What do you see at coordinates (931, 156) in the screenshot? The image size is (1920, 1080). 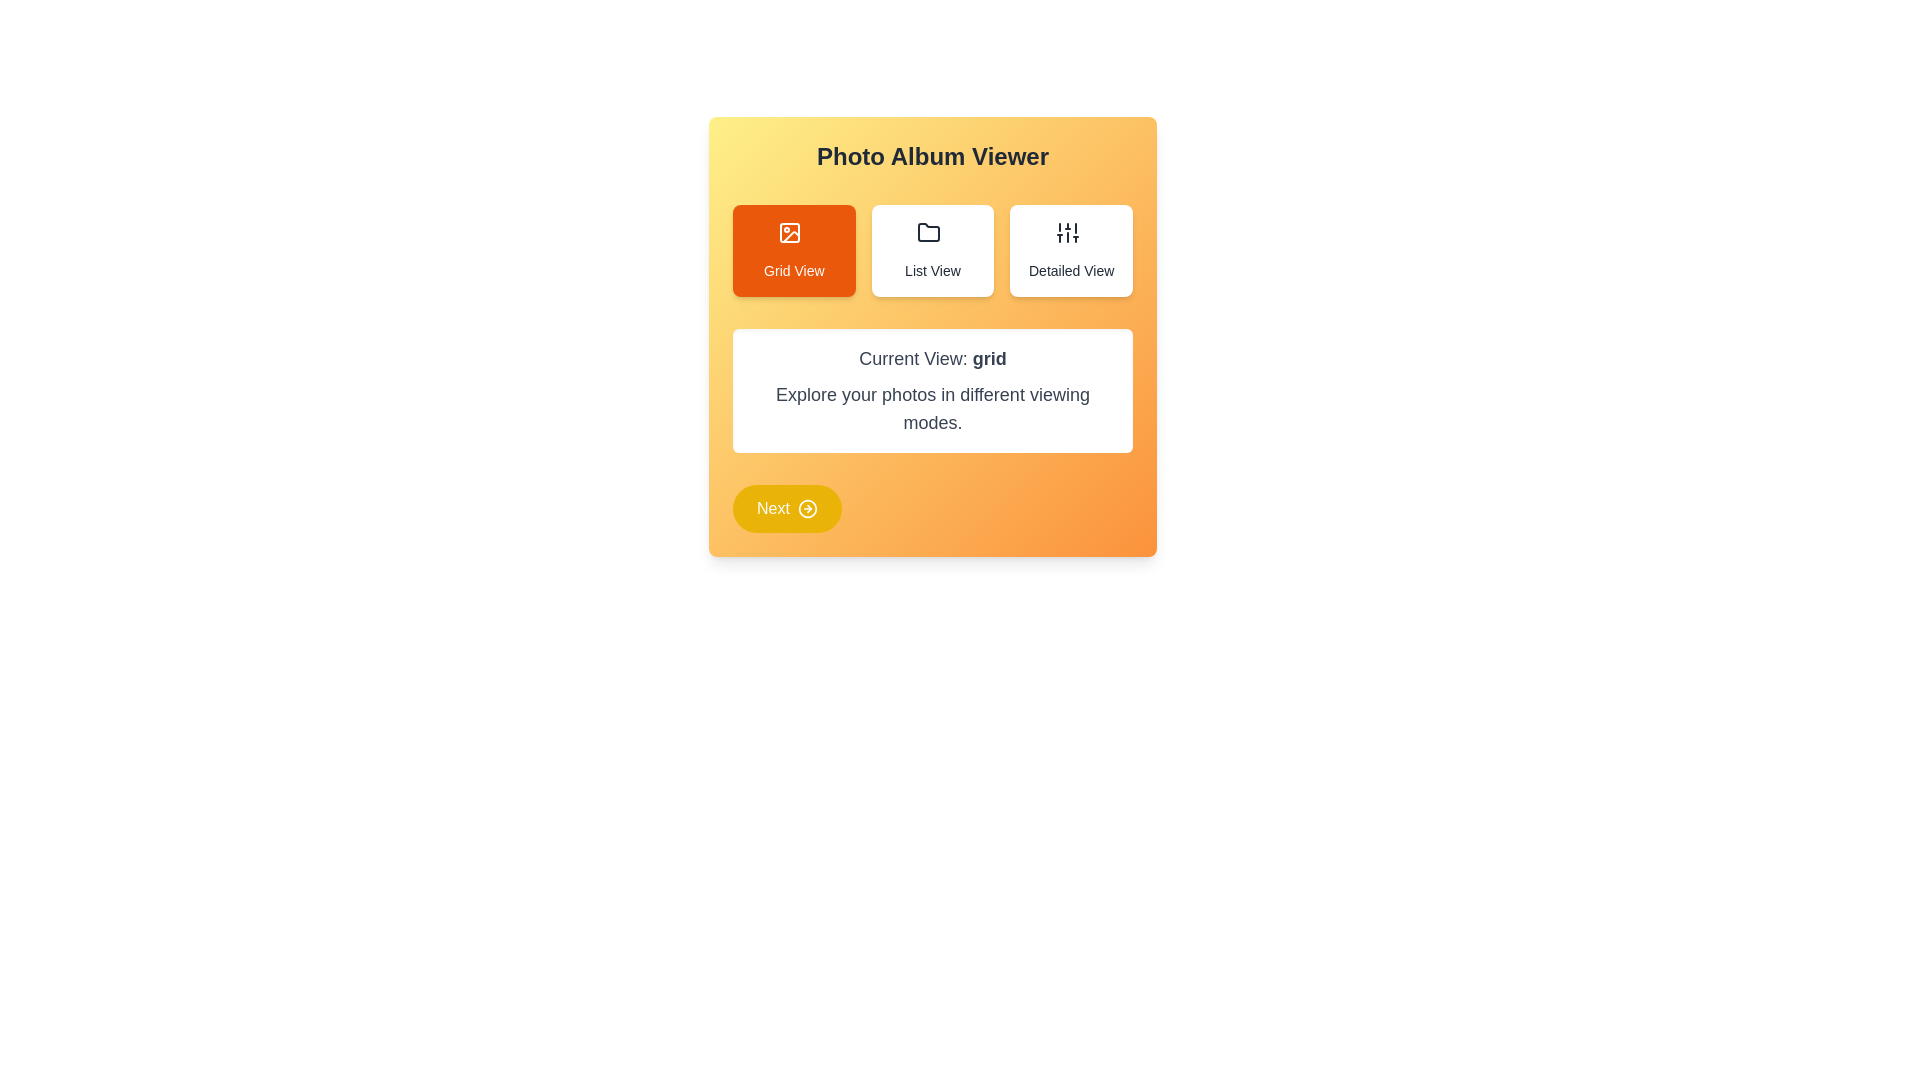 I see `the title text element that indicates the section is dedicated` at bounding box center [931, 156].